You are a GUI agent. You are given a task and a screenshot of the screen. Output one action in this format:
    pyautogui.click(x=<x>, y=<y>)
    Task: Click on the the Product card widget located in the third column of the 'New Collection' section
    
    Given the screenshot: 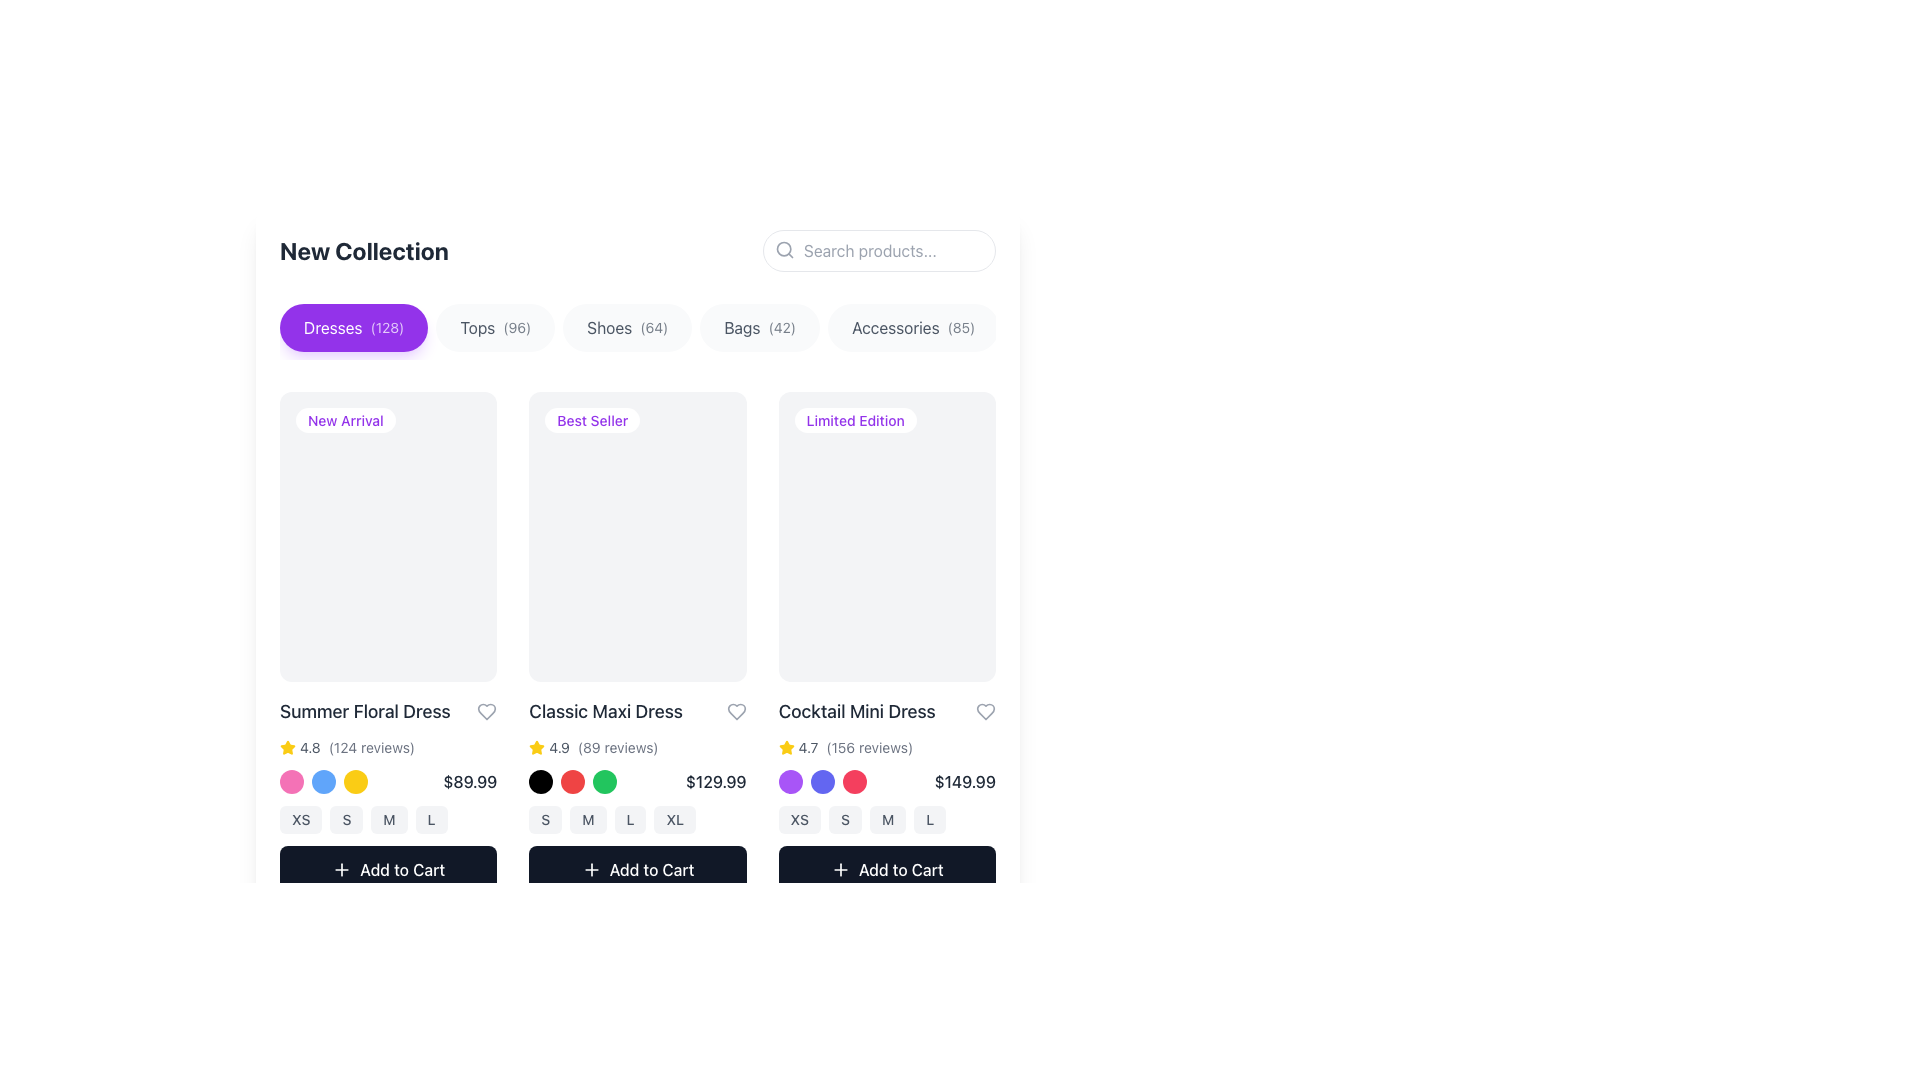 What is the action you would take?
    pyautogui.click(x=886, y=642)
    